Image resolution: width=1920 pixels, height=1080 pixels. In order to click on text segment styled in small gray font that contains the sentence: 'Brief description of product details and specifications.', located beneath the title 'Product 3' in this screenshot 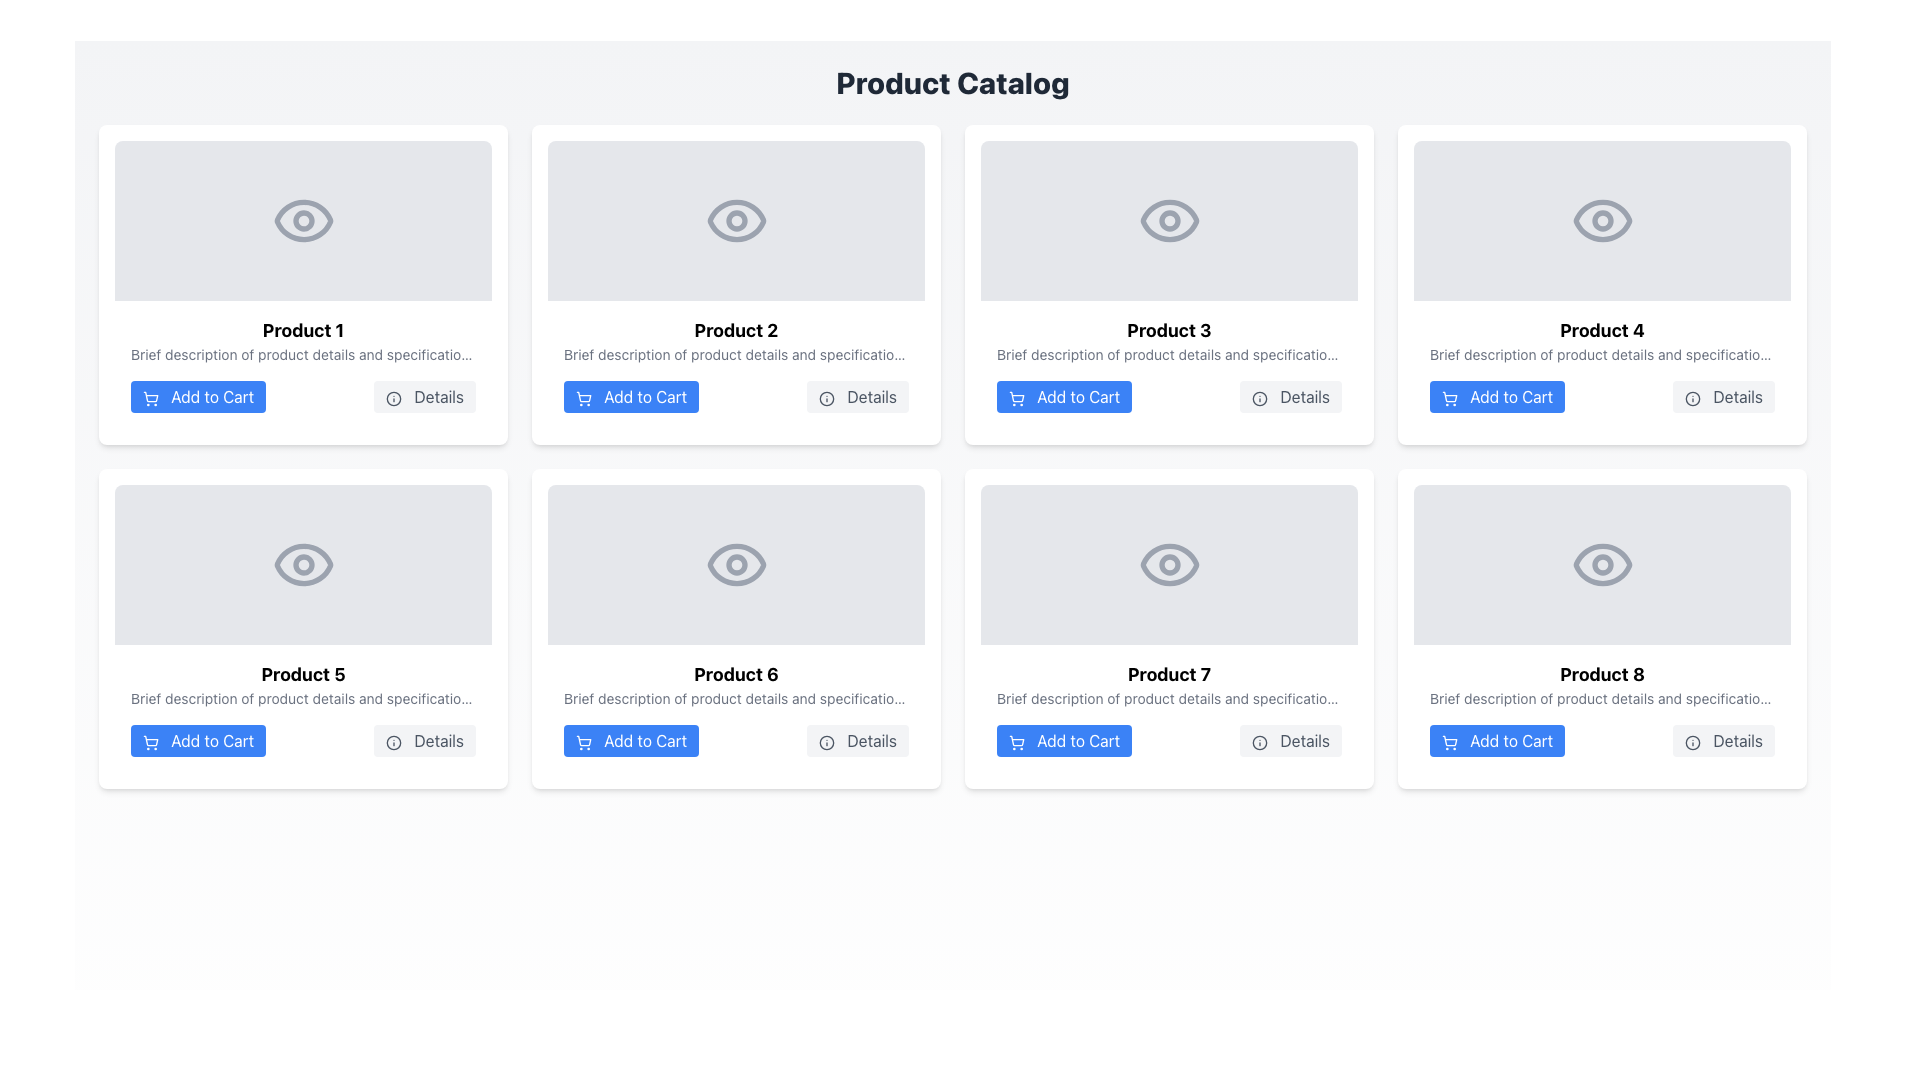, I will do `click(1169, 353)`.